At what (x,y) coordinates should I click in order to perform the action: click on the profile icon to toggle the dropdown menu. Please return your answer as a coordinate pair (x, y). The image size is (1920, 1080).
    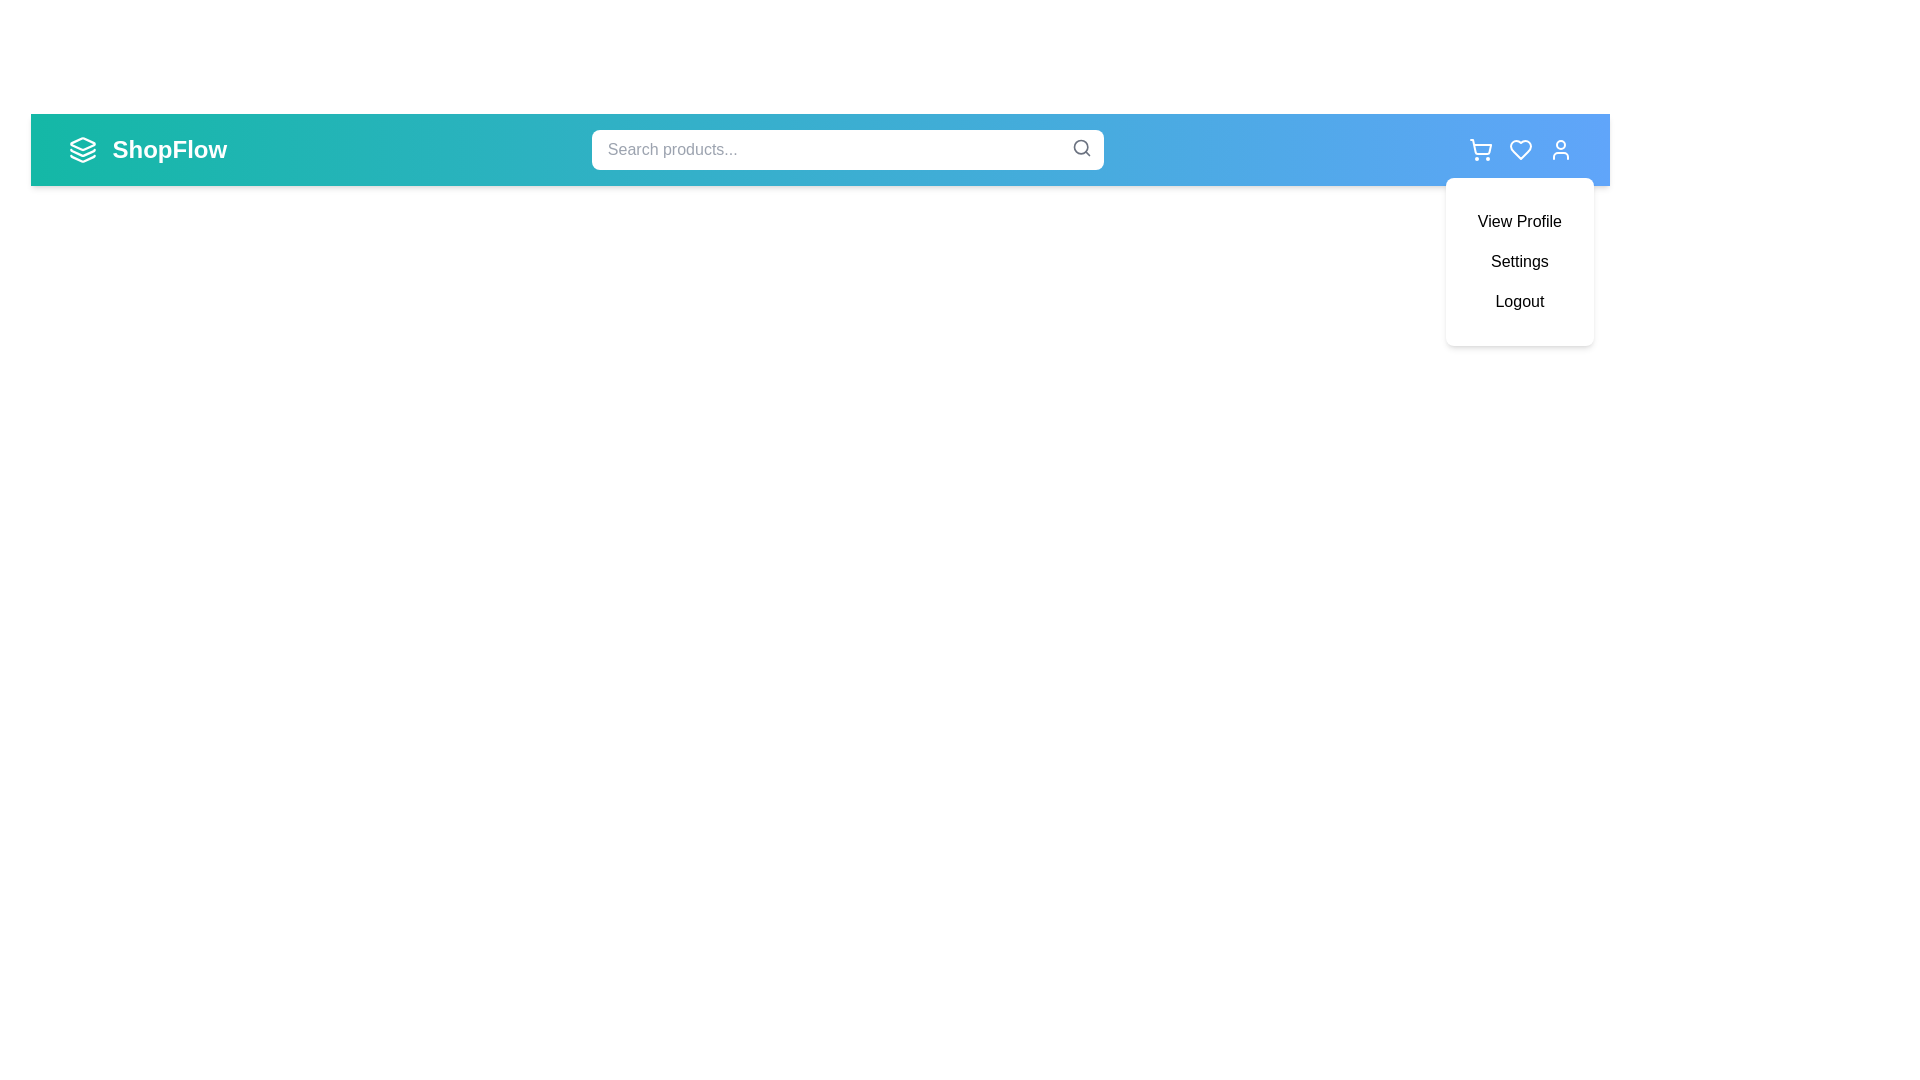
    Looking at the image, I should click on (1559, 149).